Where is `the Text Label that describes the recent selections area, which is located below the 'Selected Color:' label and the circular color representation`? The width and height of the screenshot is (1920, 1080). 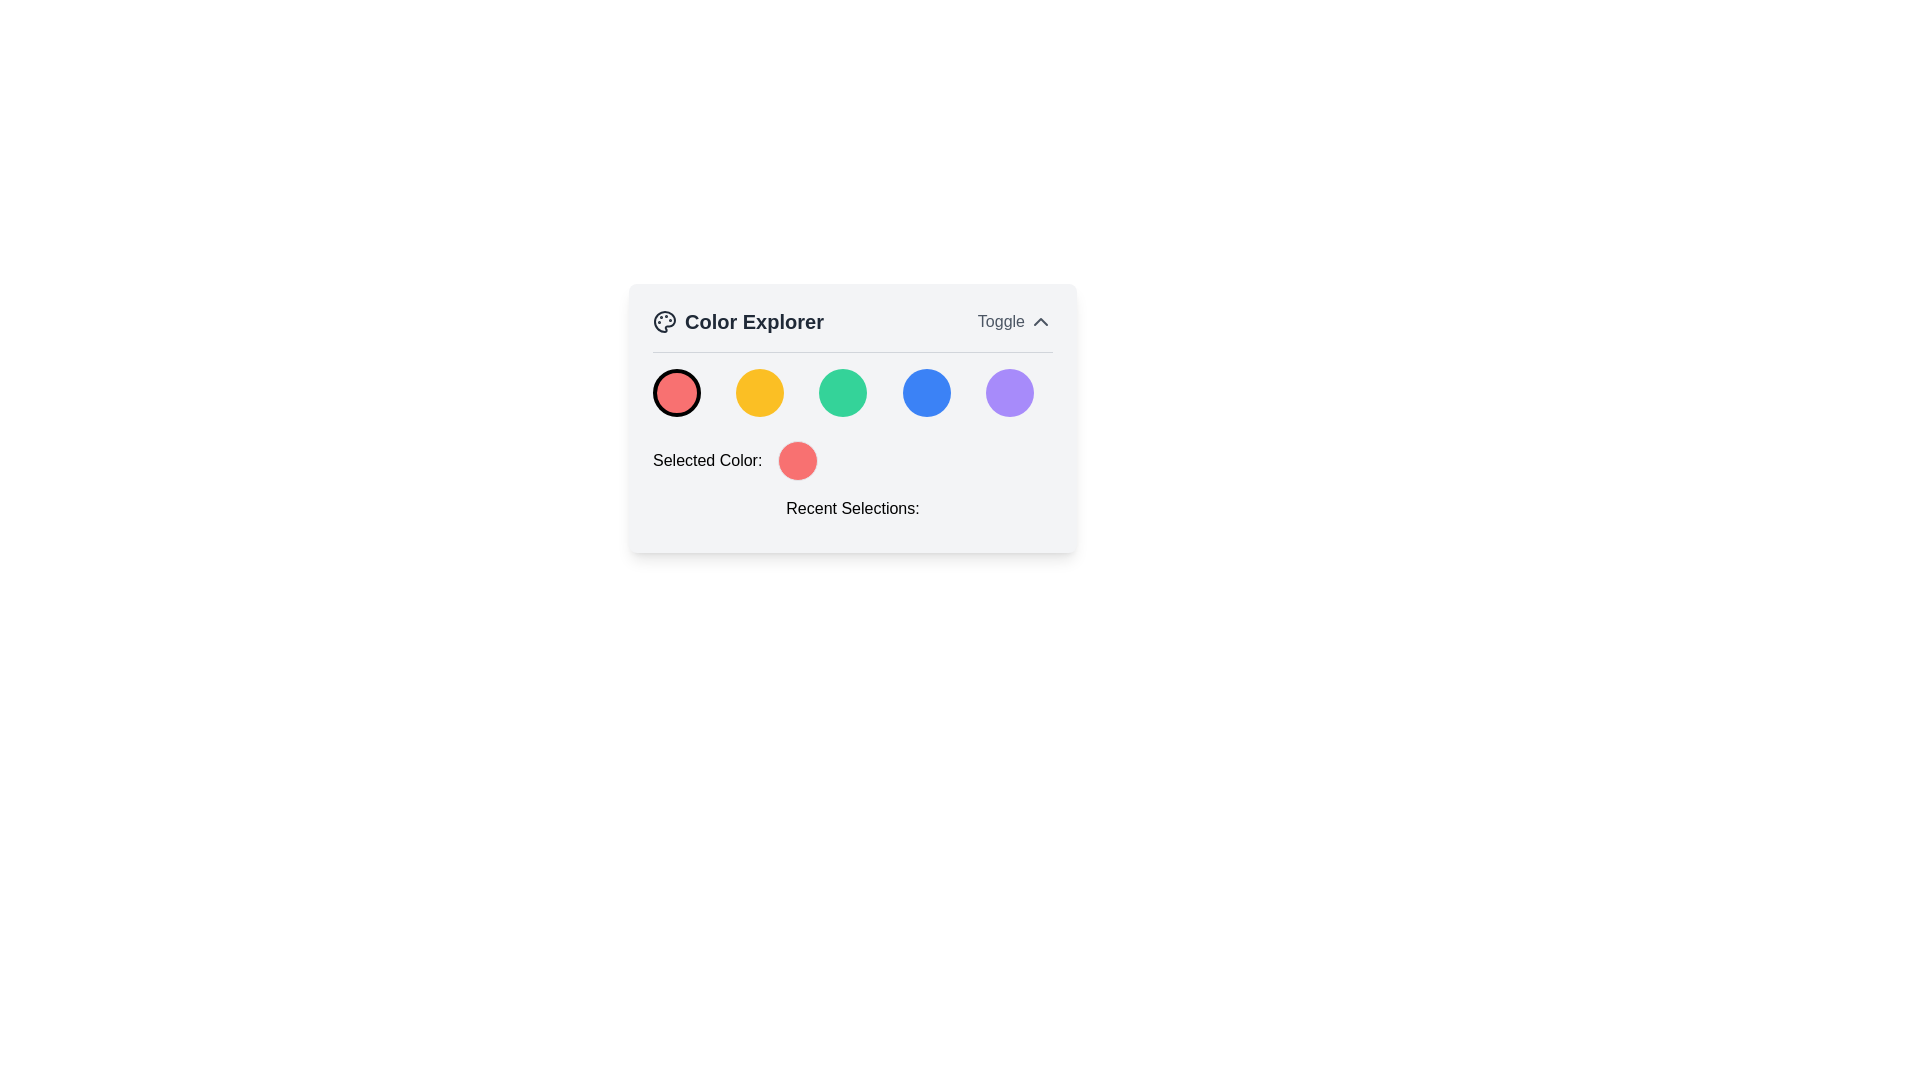
the Text Label that describes the recent selections area, which is located below the 'Selected Color:' label and the circular color representation is located at coordinates (853, 508).